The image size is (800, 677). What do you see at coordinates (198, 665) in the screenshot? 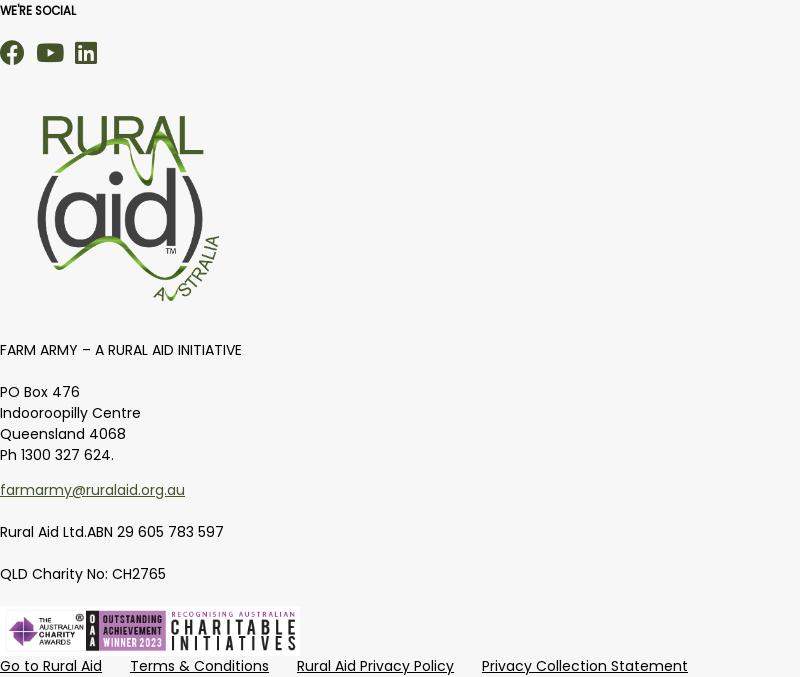
I see `'Terms & Conditions'` at bounding box center [198, 665].